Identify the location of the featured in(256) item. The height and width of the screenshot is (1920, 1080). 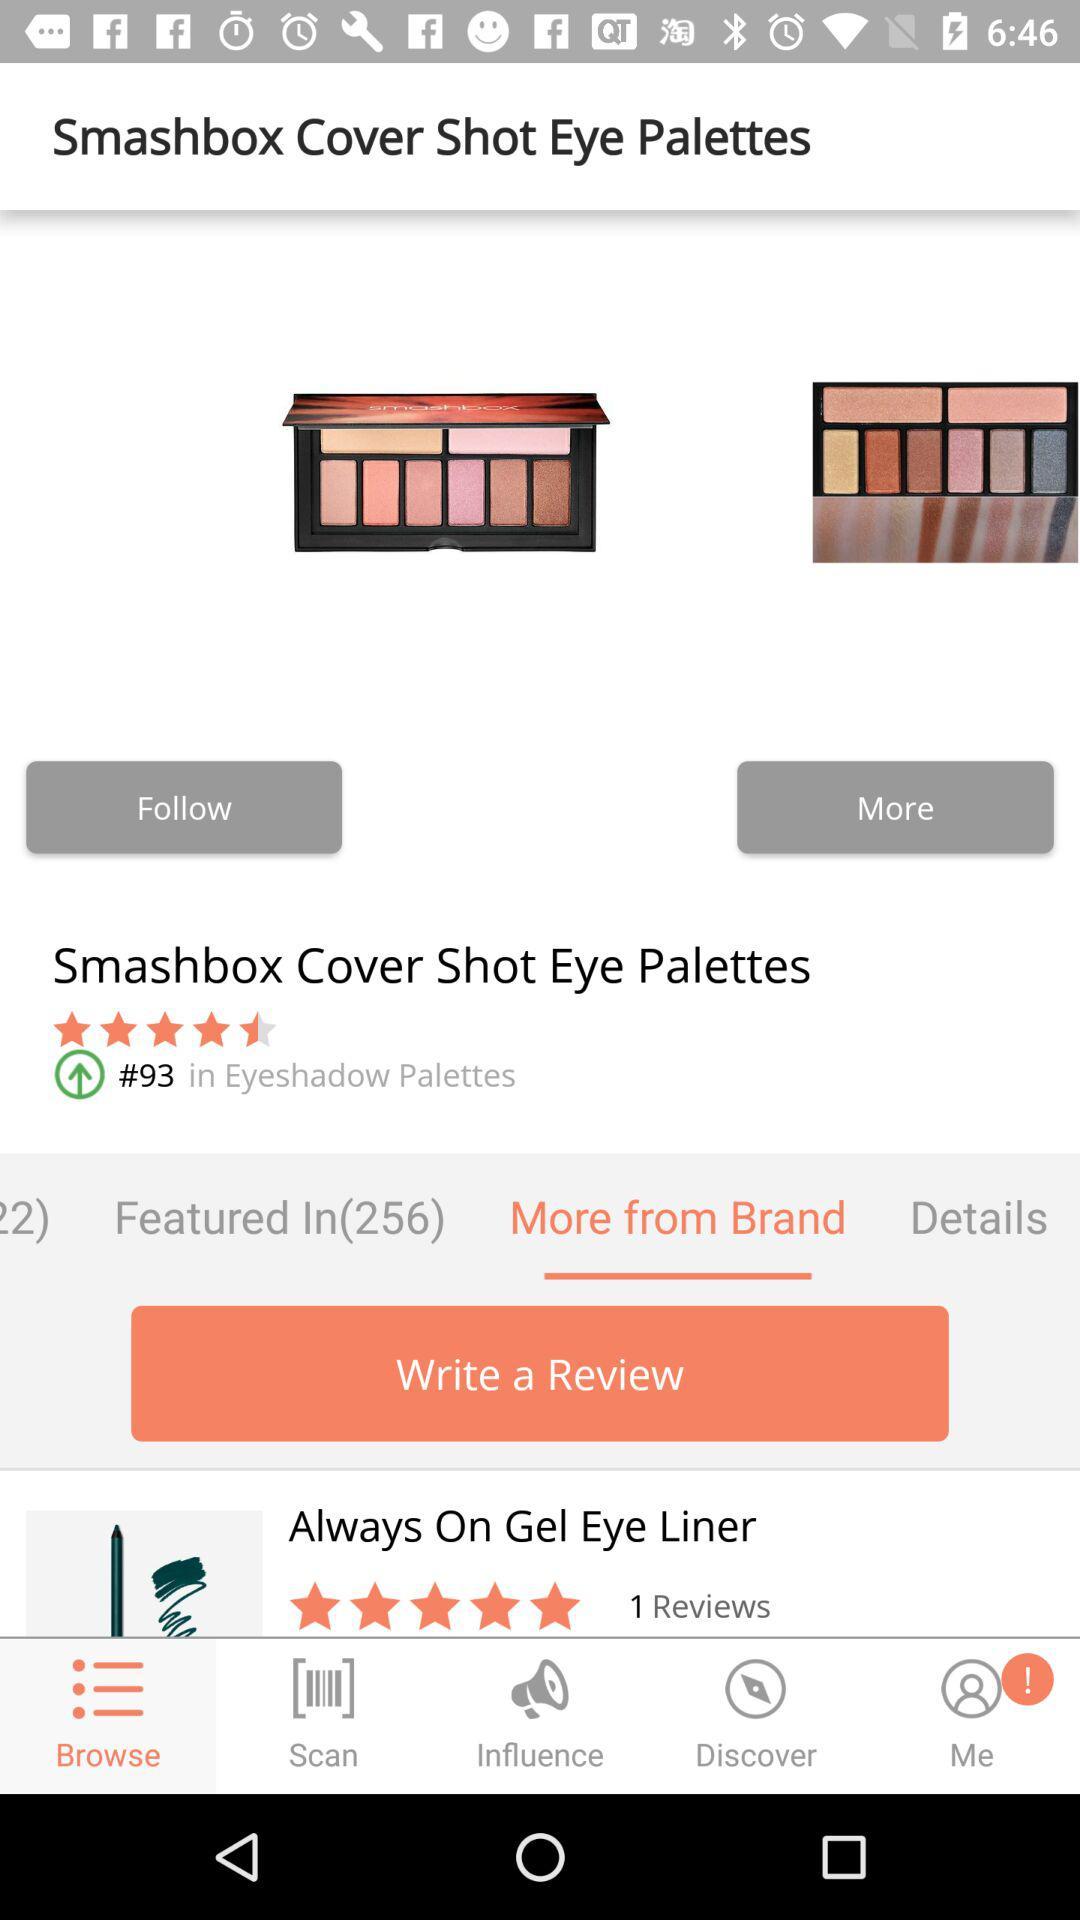
(280, 1215).